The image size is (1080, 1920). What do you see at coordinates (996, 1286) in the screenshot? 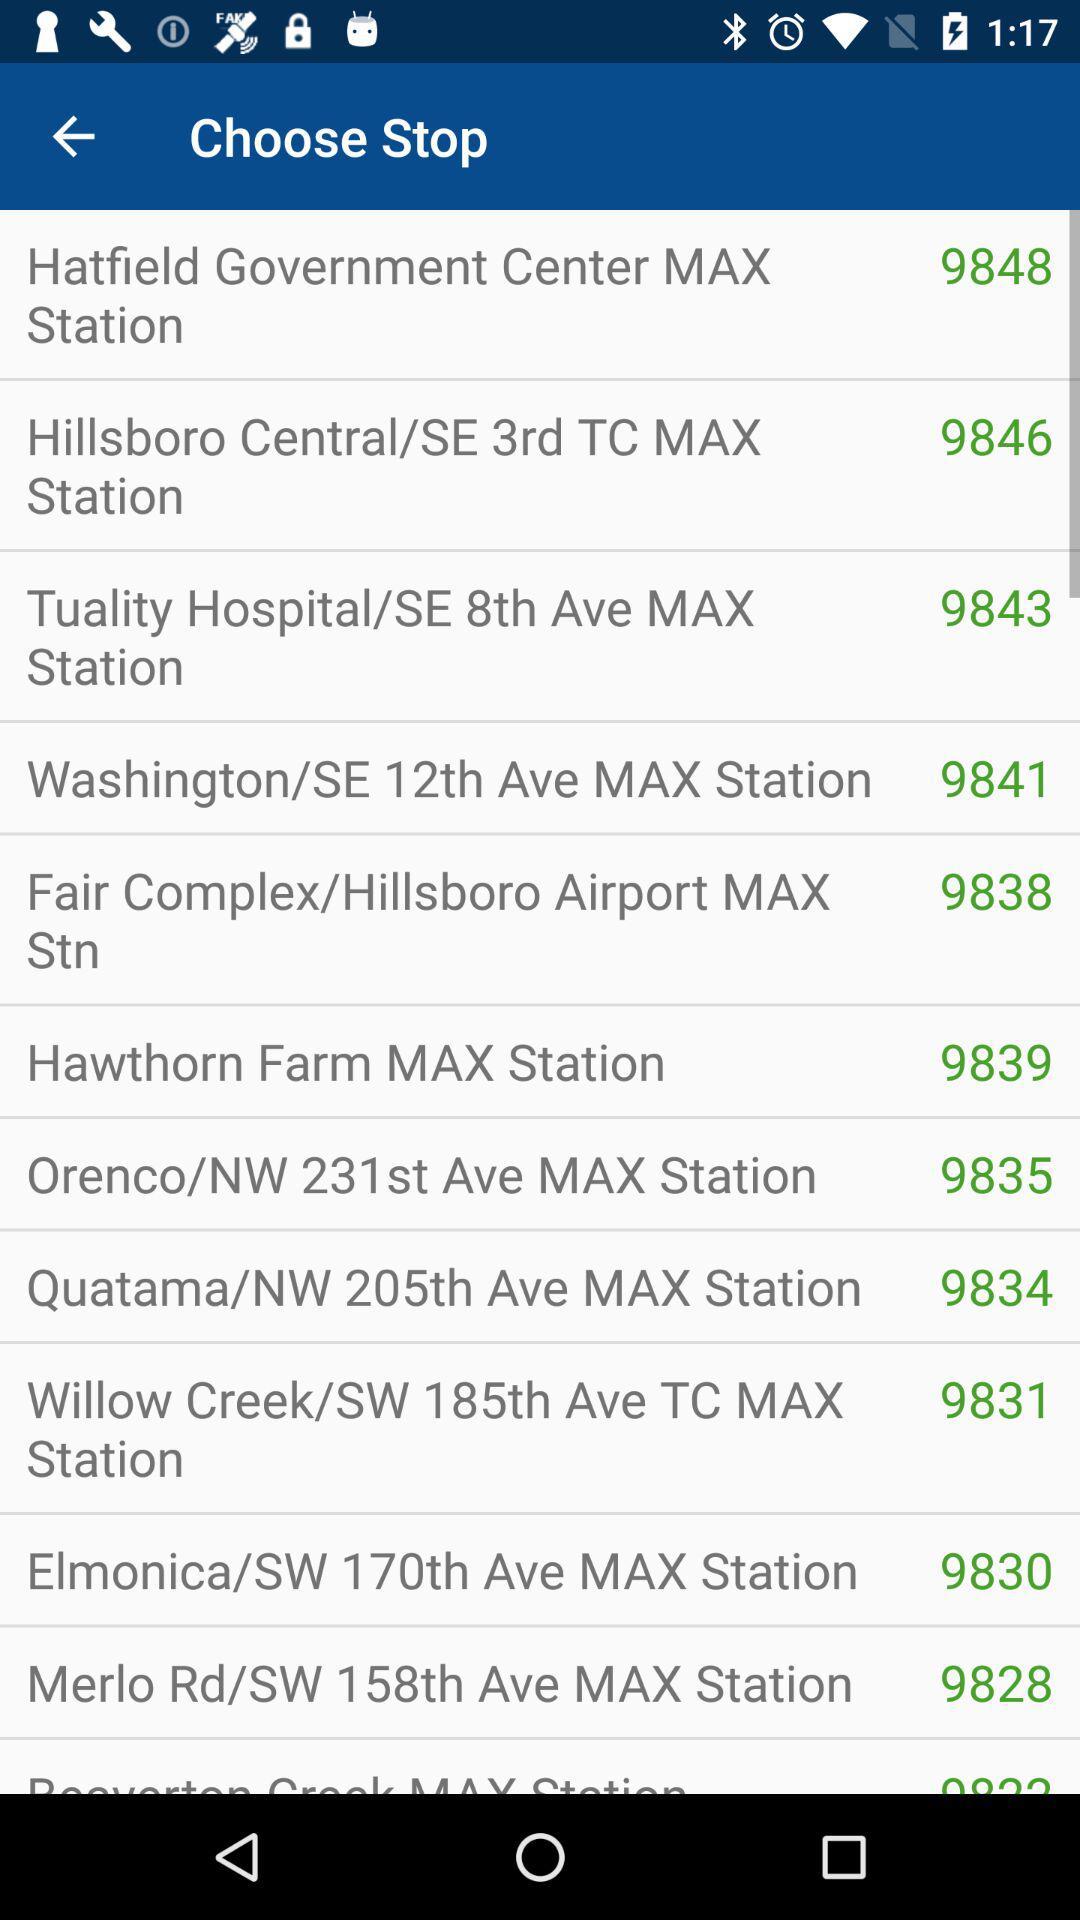
I see `icon to the right of orenco nw 231st icon` at bounding box center [996, 1286].